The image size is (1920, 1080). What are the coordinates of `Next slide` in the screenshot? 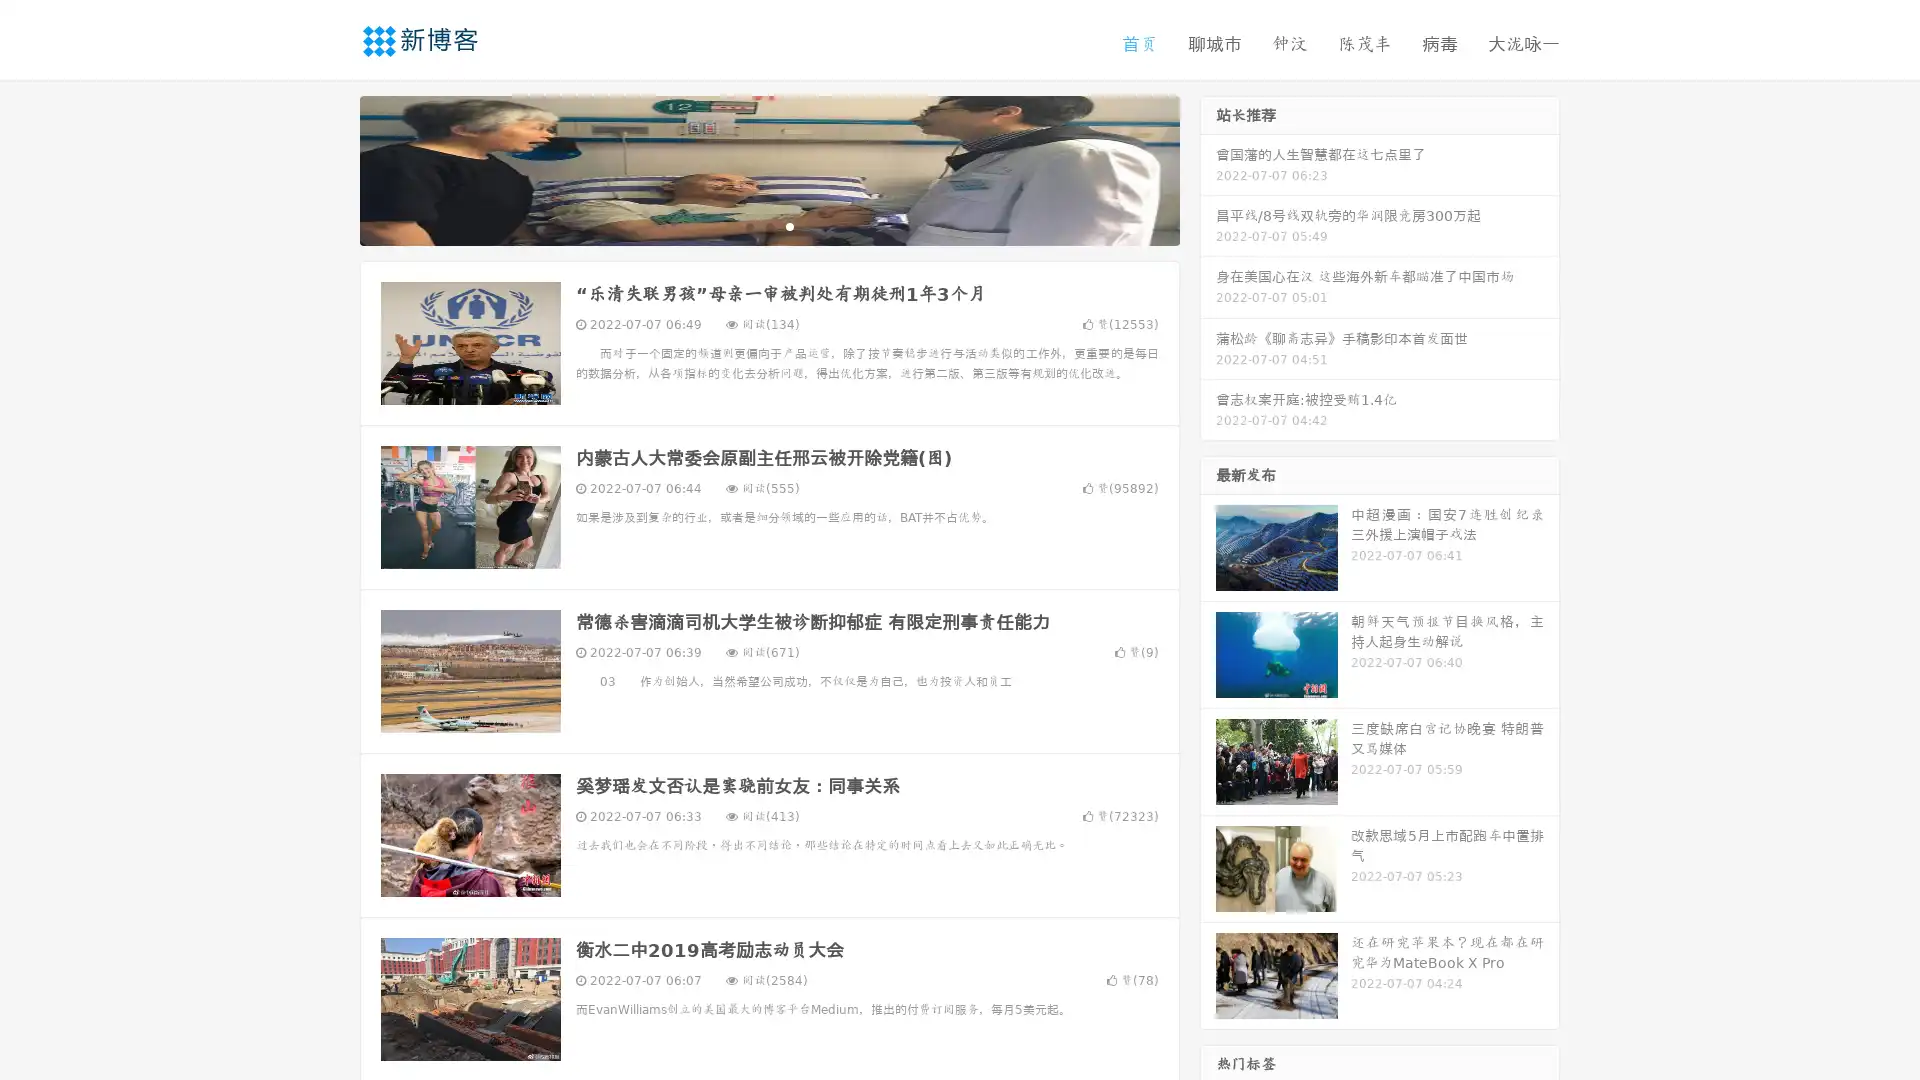 It's located at (1208, 168).